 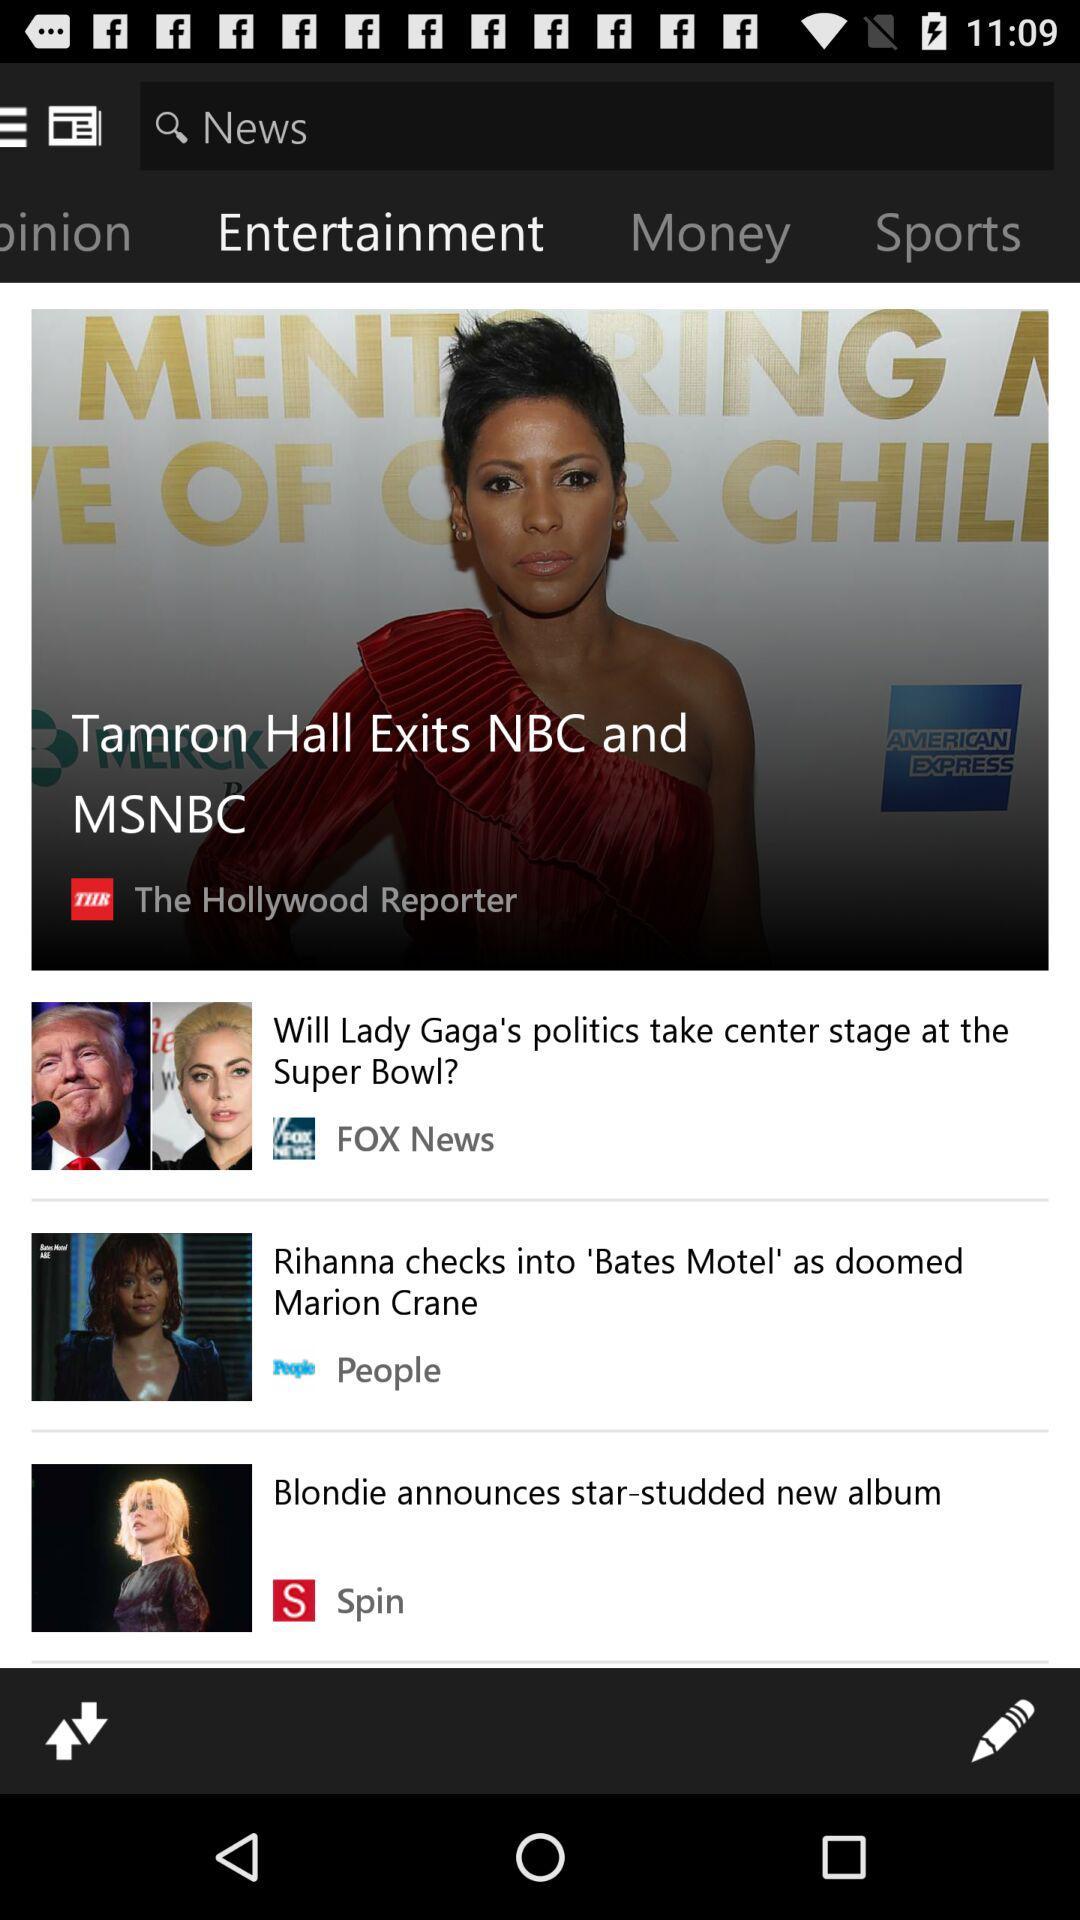 I want to click on the sports icon, so click(x=963, y=235).